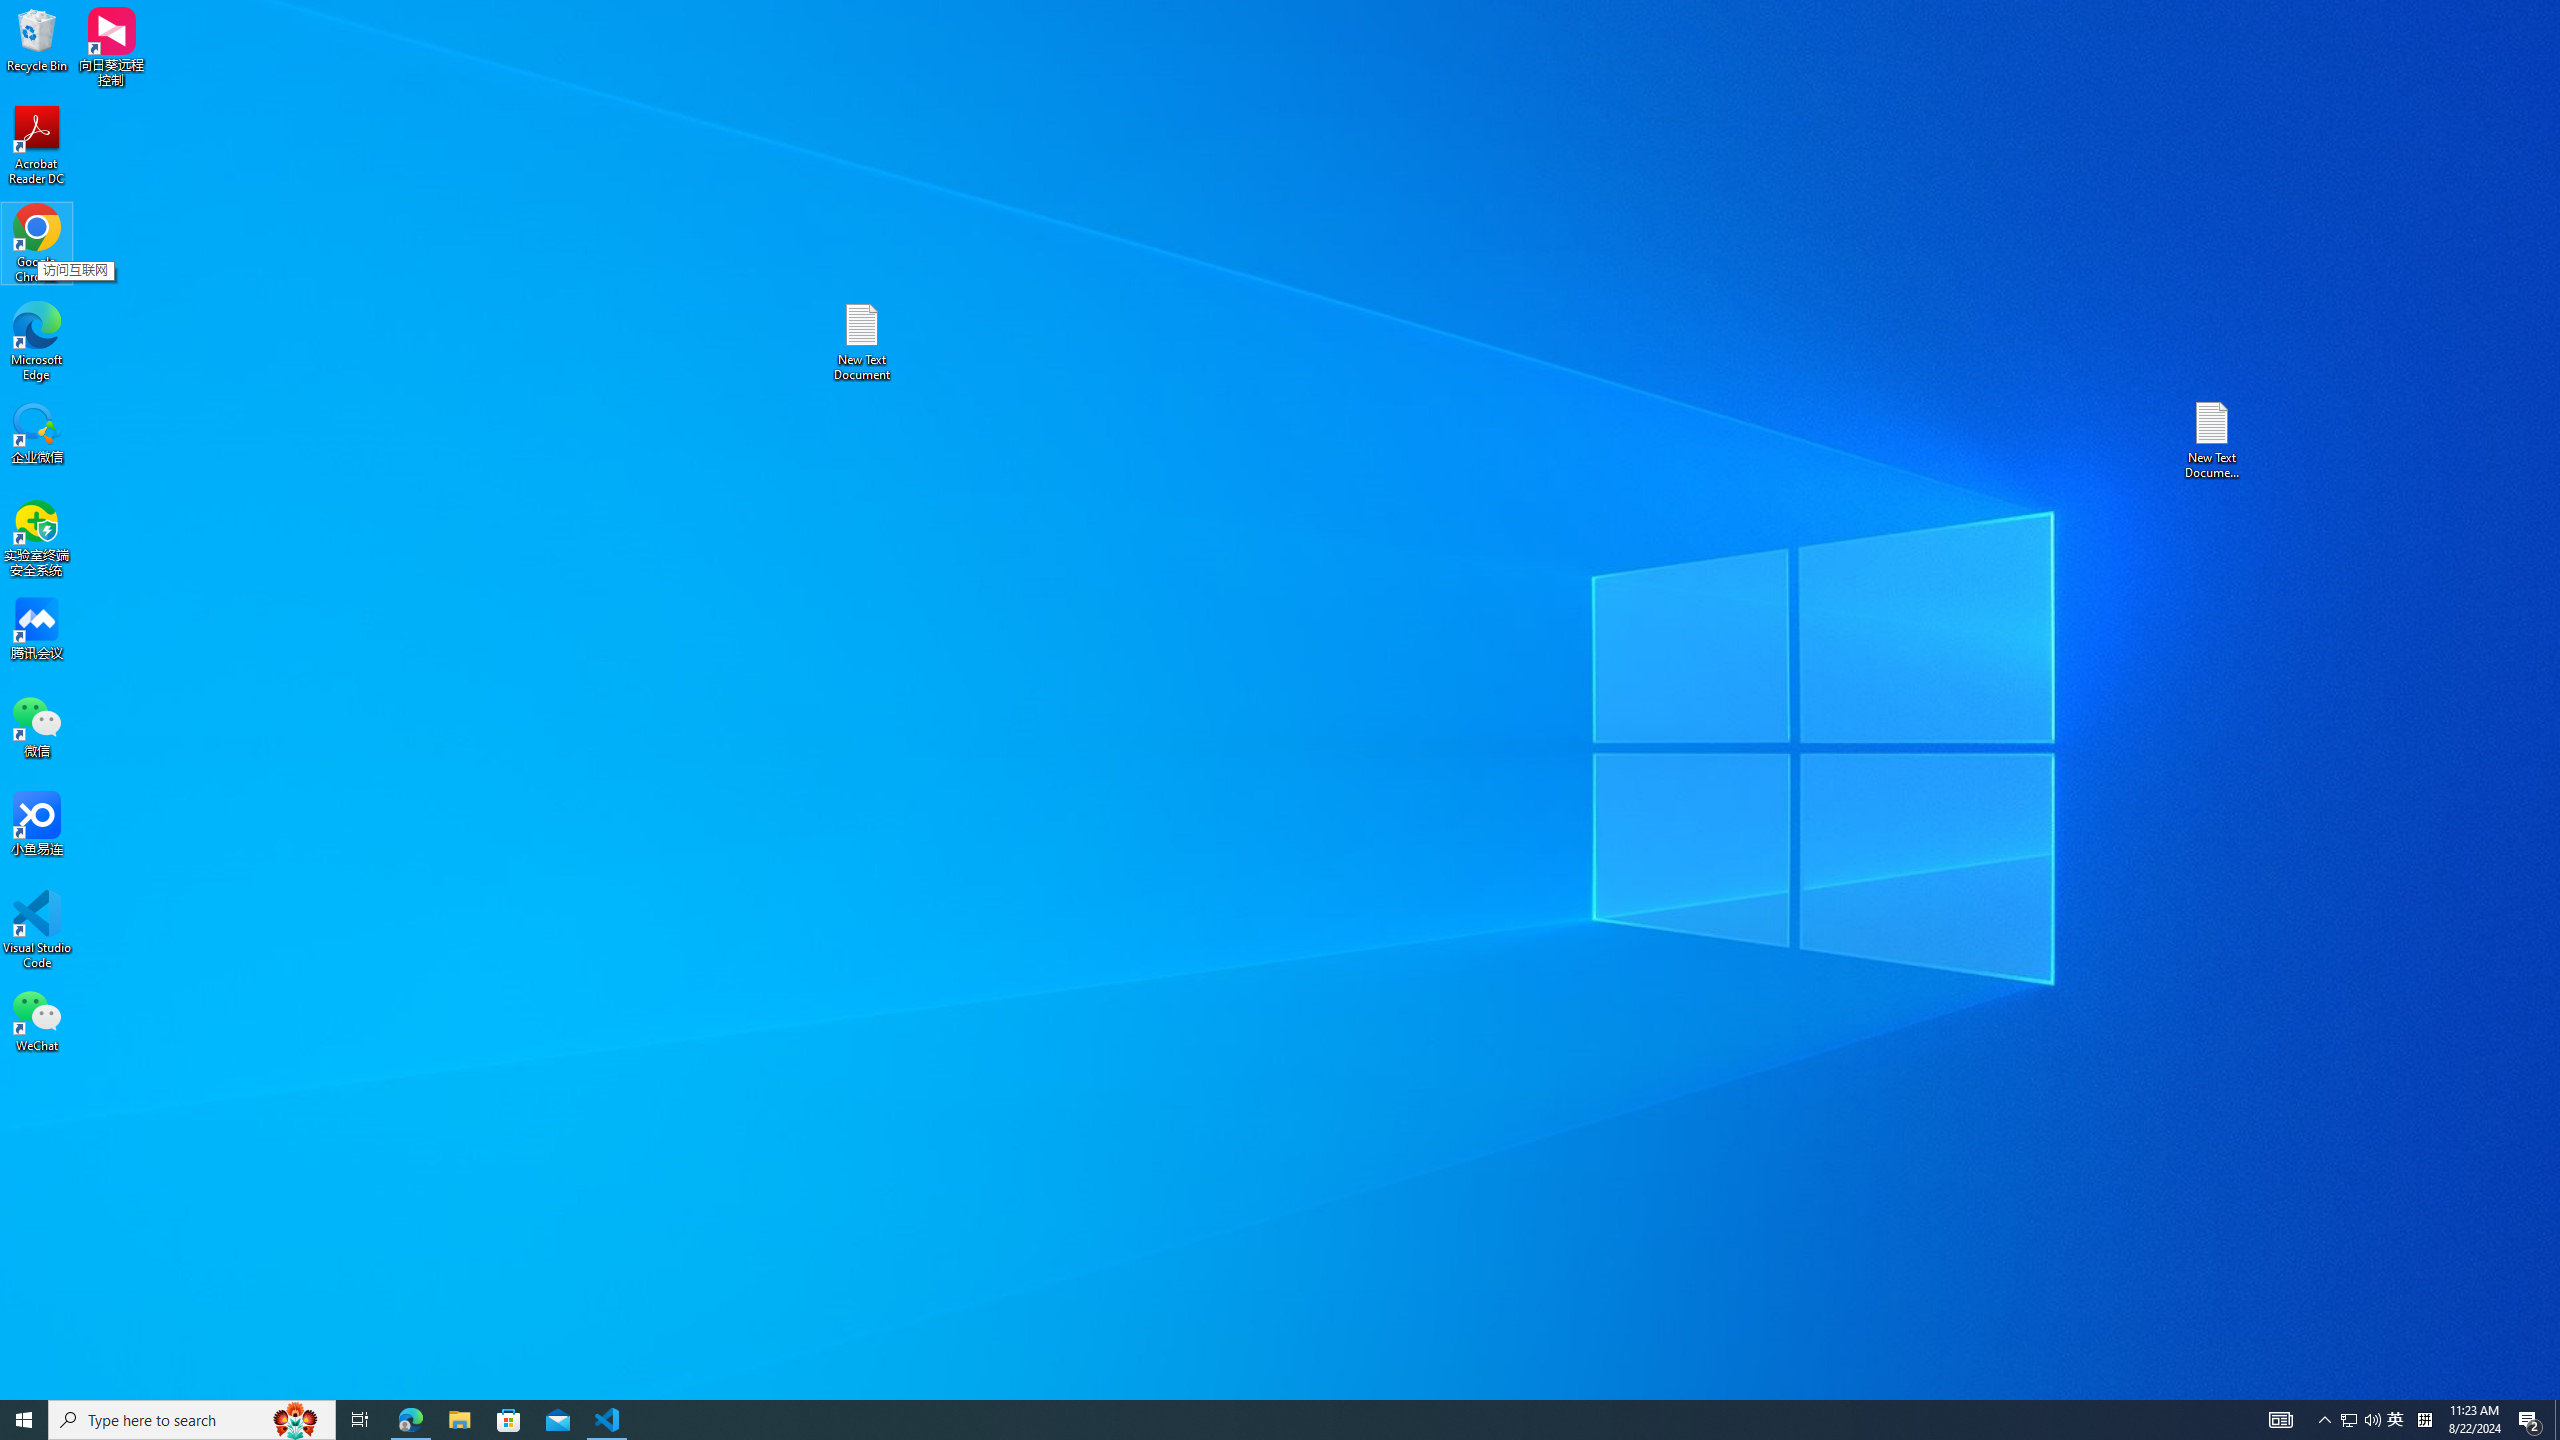 This screenshot has height=1440, width=2560. I want to click on 'Running applications', so click(24, 1418).